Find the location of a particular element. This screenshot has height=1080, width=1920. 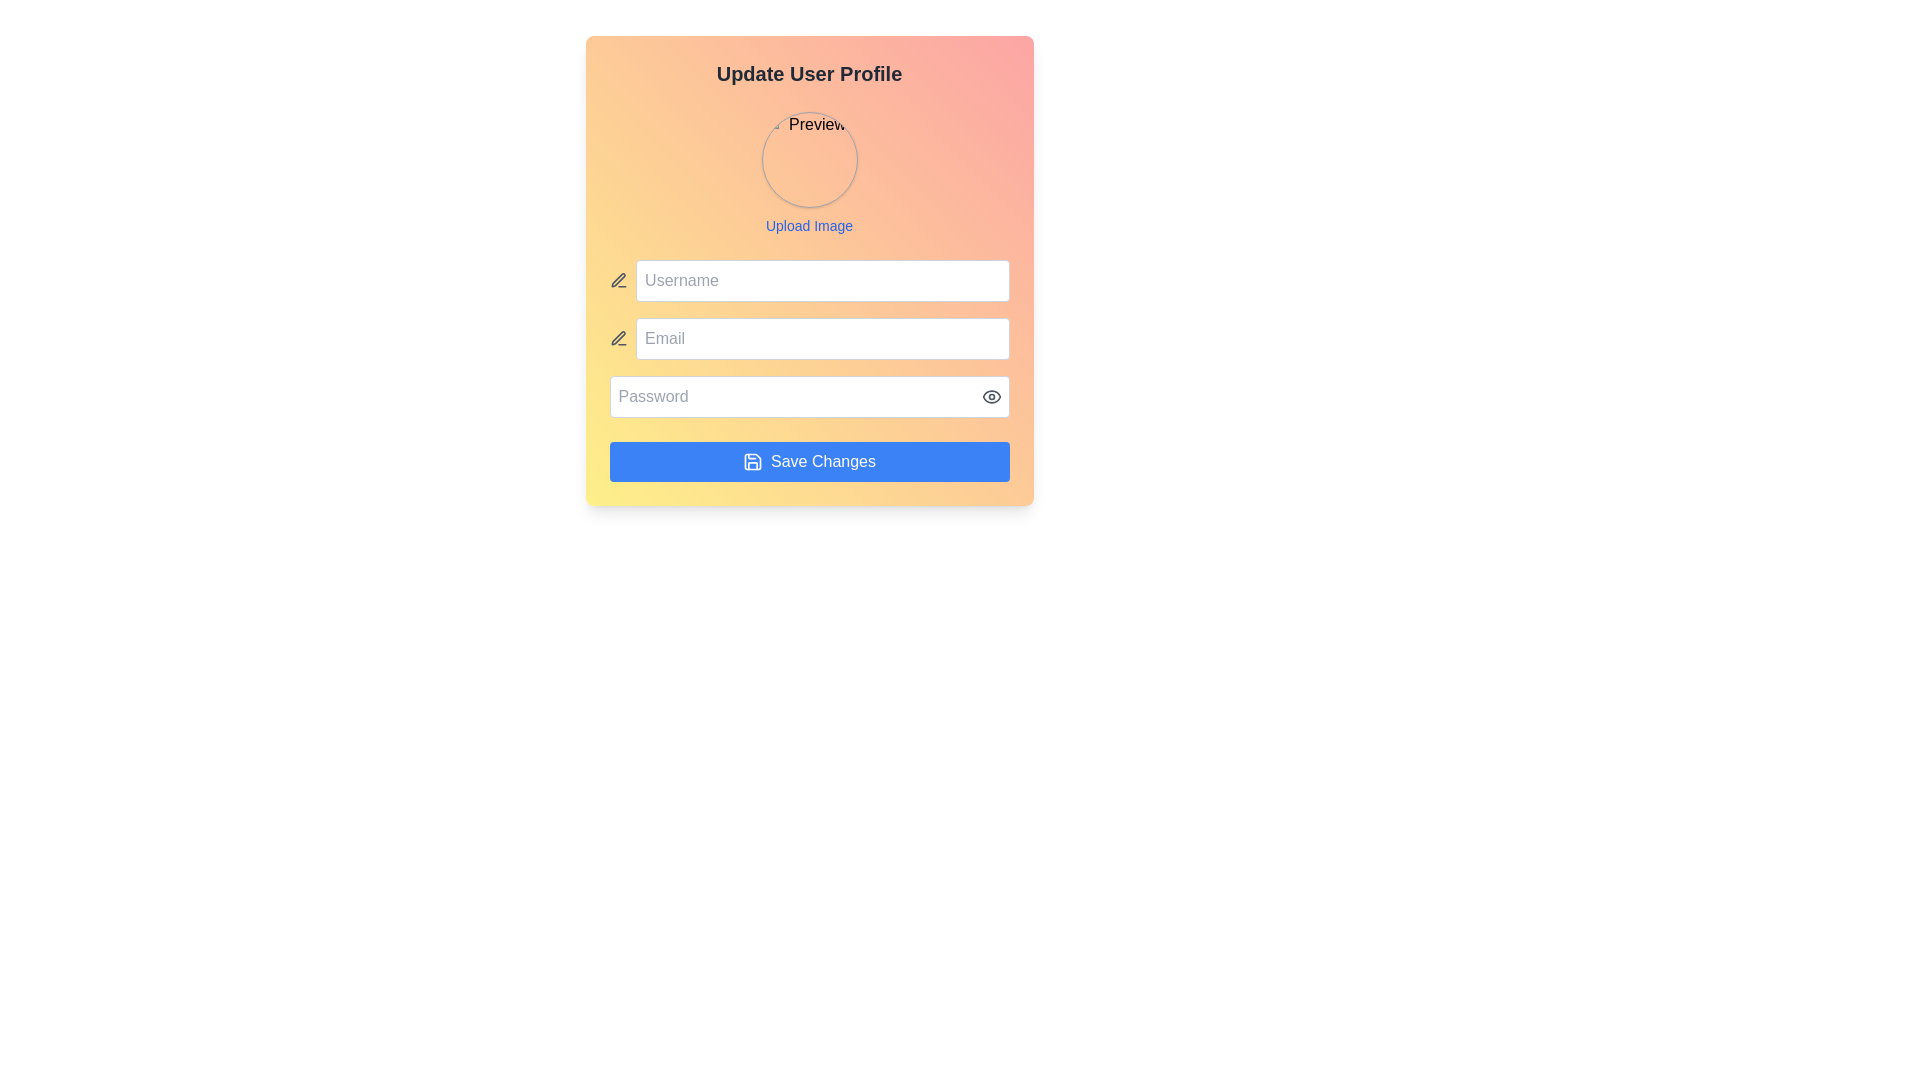

the 'Save Changes' button with a blue background and a floppy disk icon located at the bottom of the form is located at coordinates (809, 462).